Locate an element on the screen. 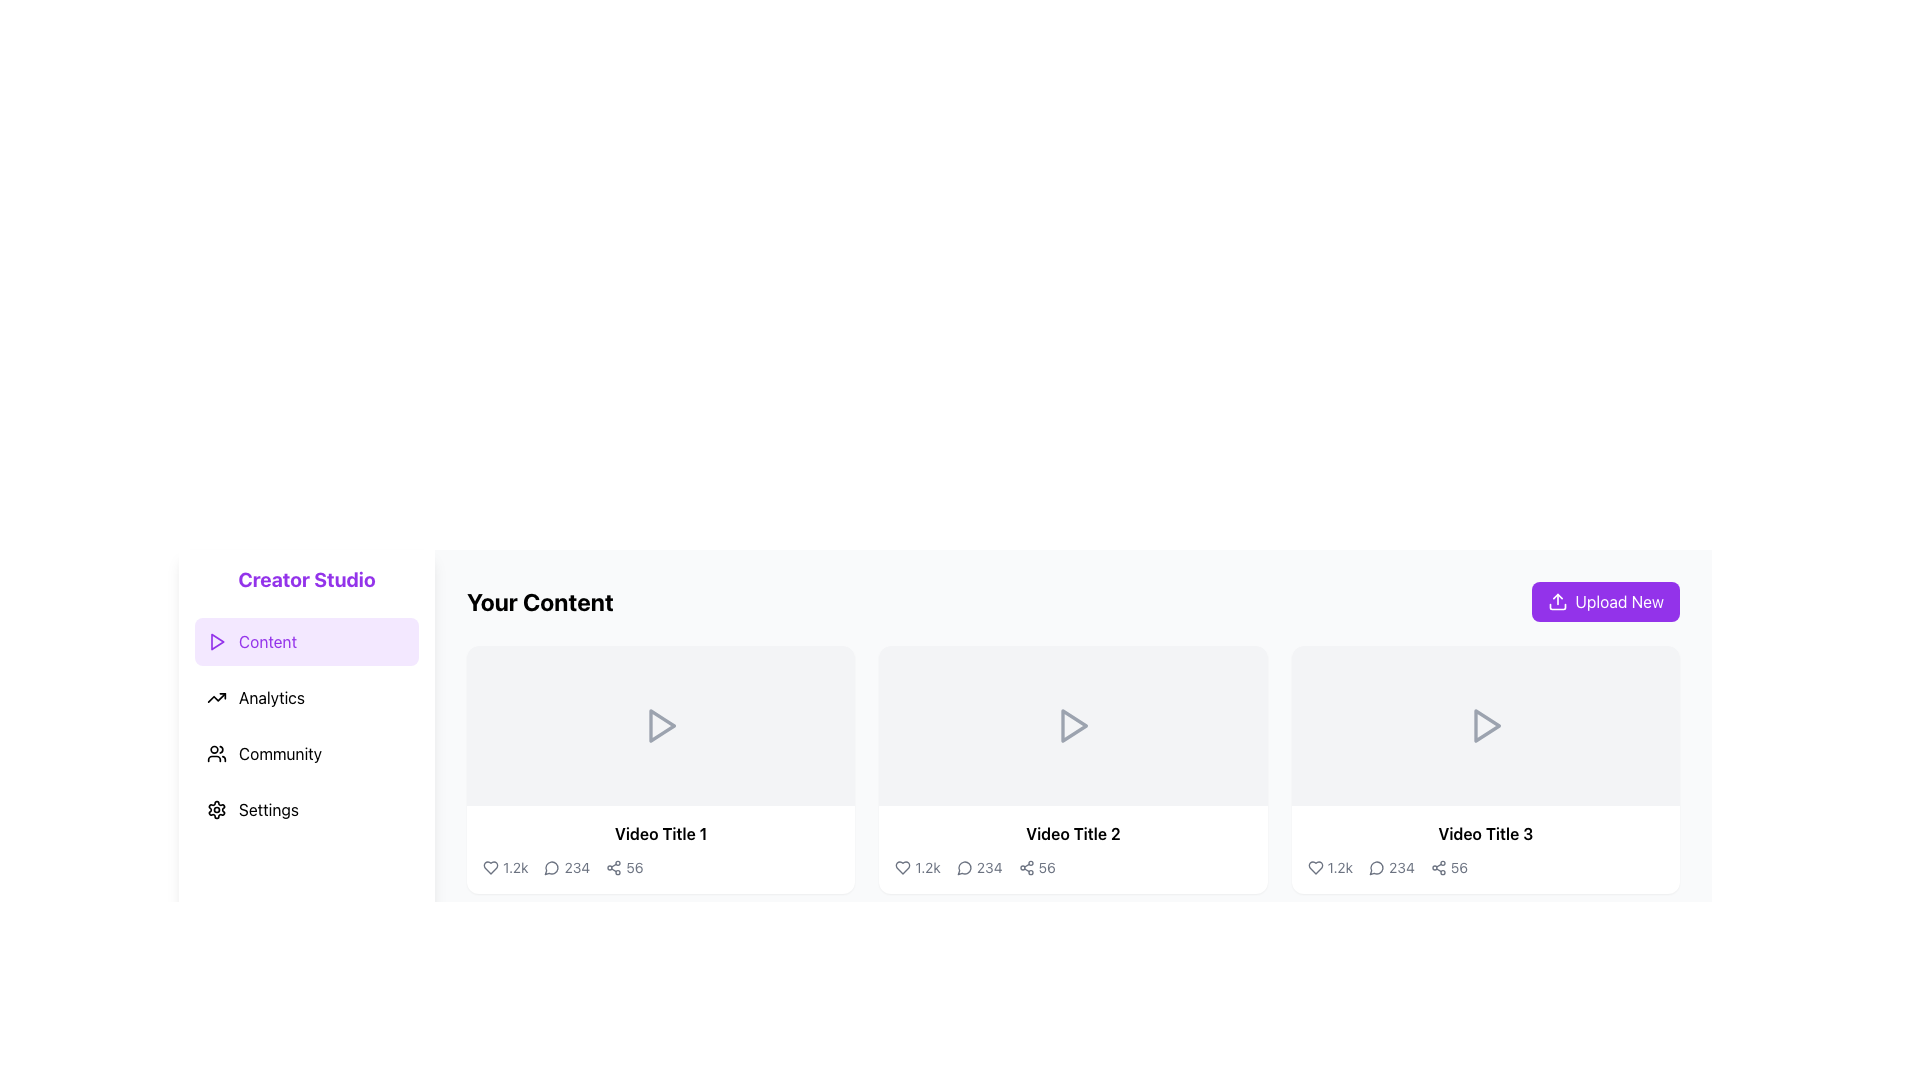  the comments icon located in the bottom-left of the first video's details section, positioned between a heart icon and the text displaying '234', to interact with the comments is located at coordinates (552, 866).